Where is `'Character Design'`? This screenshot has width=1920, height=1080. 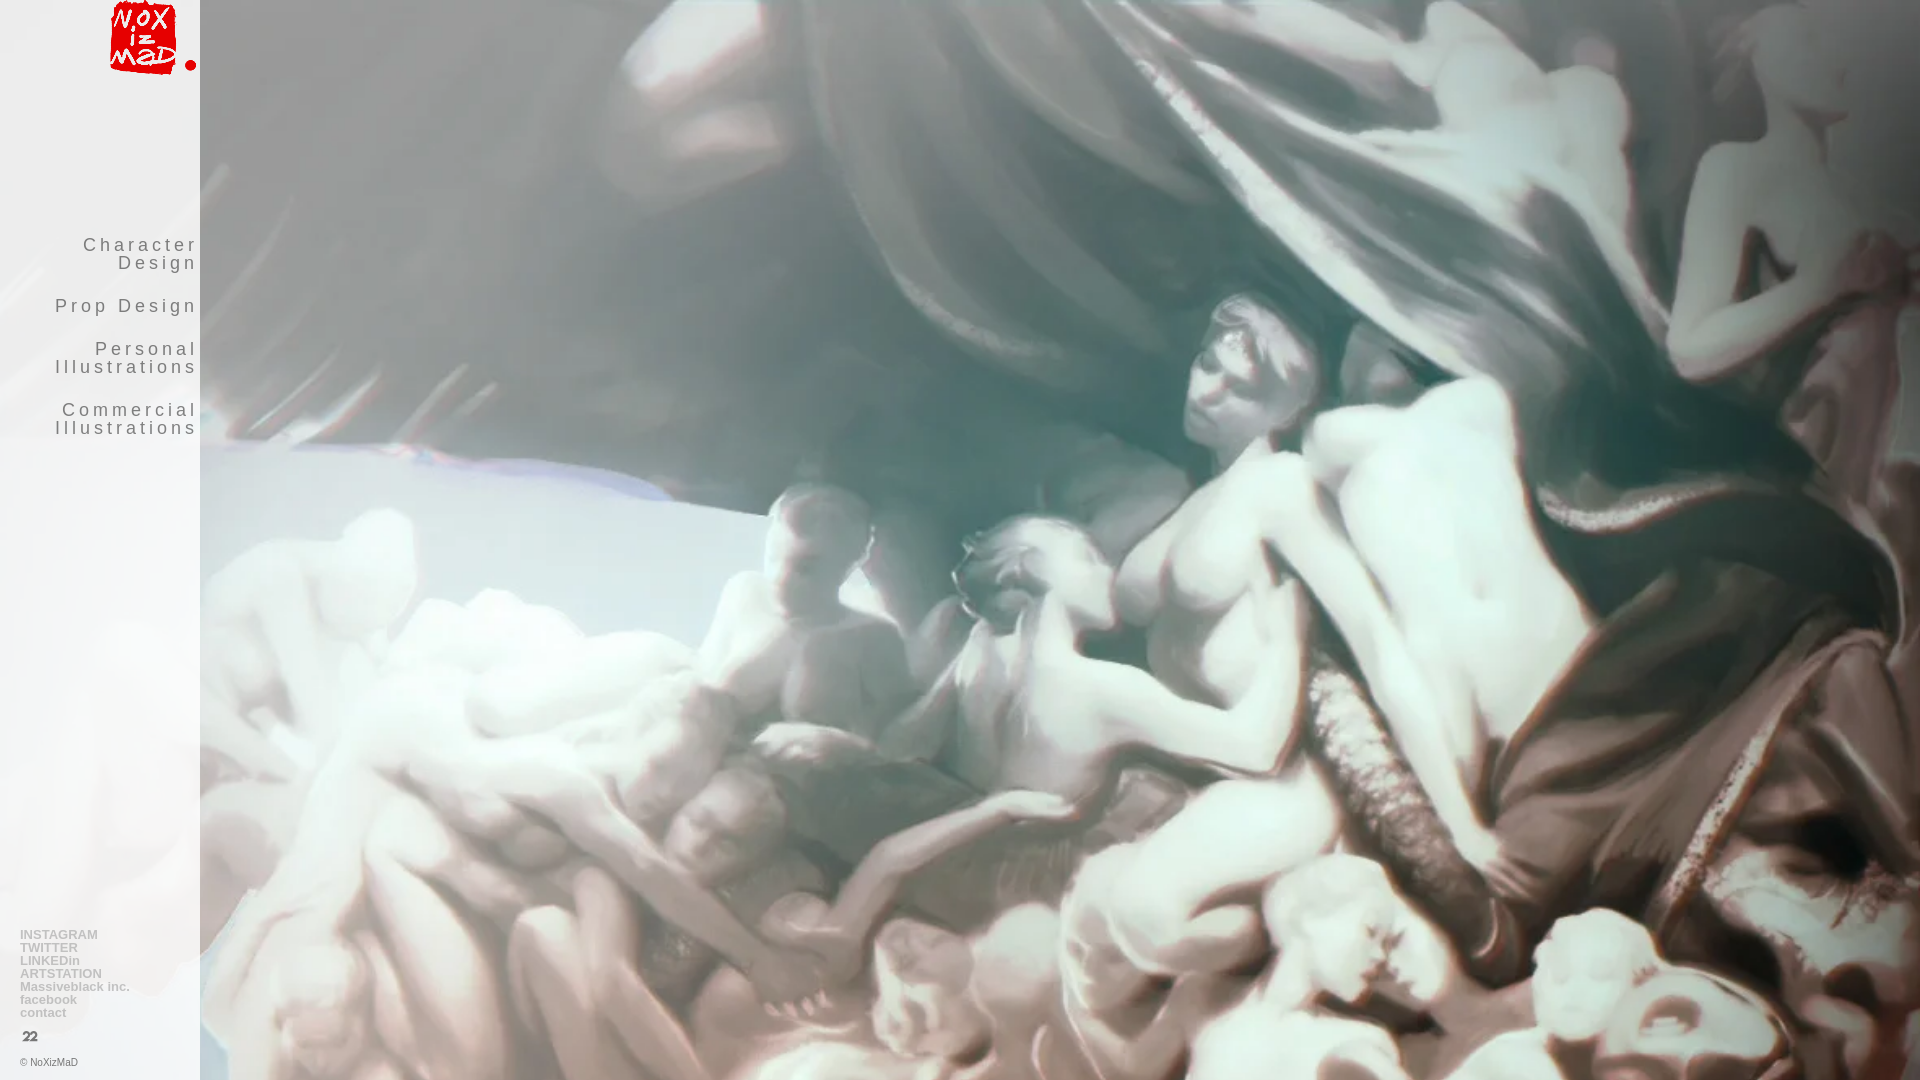 'Character Design' is located at coordinates (1, 253).